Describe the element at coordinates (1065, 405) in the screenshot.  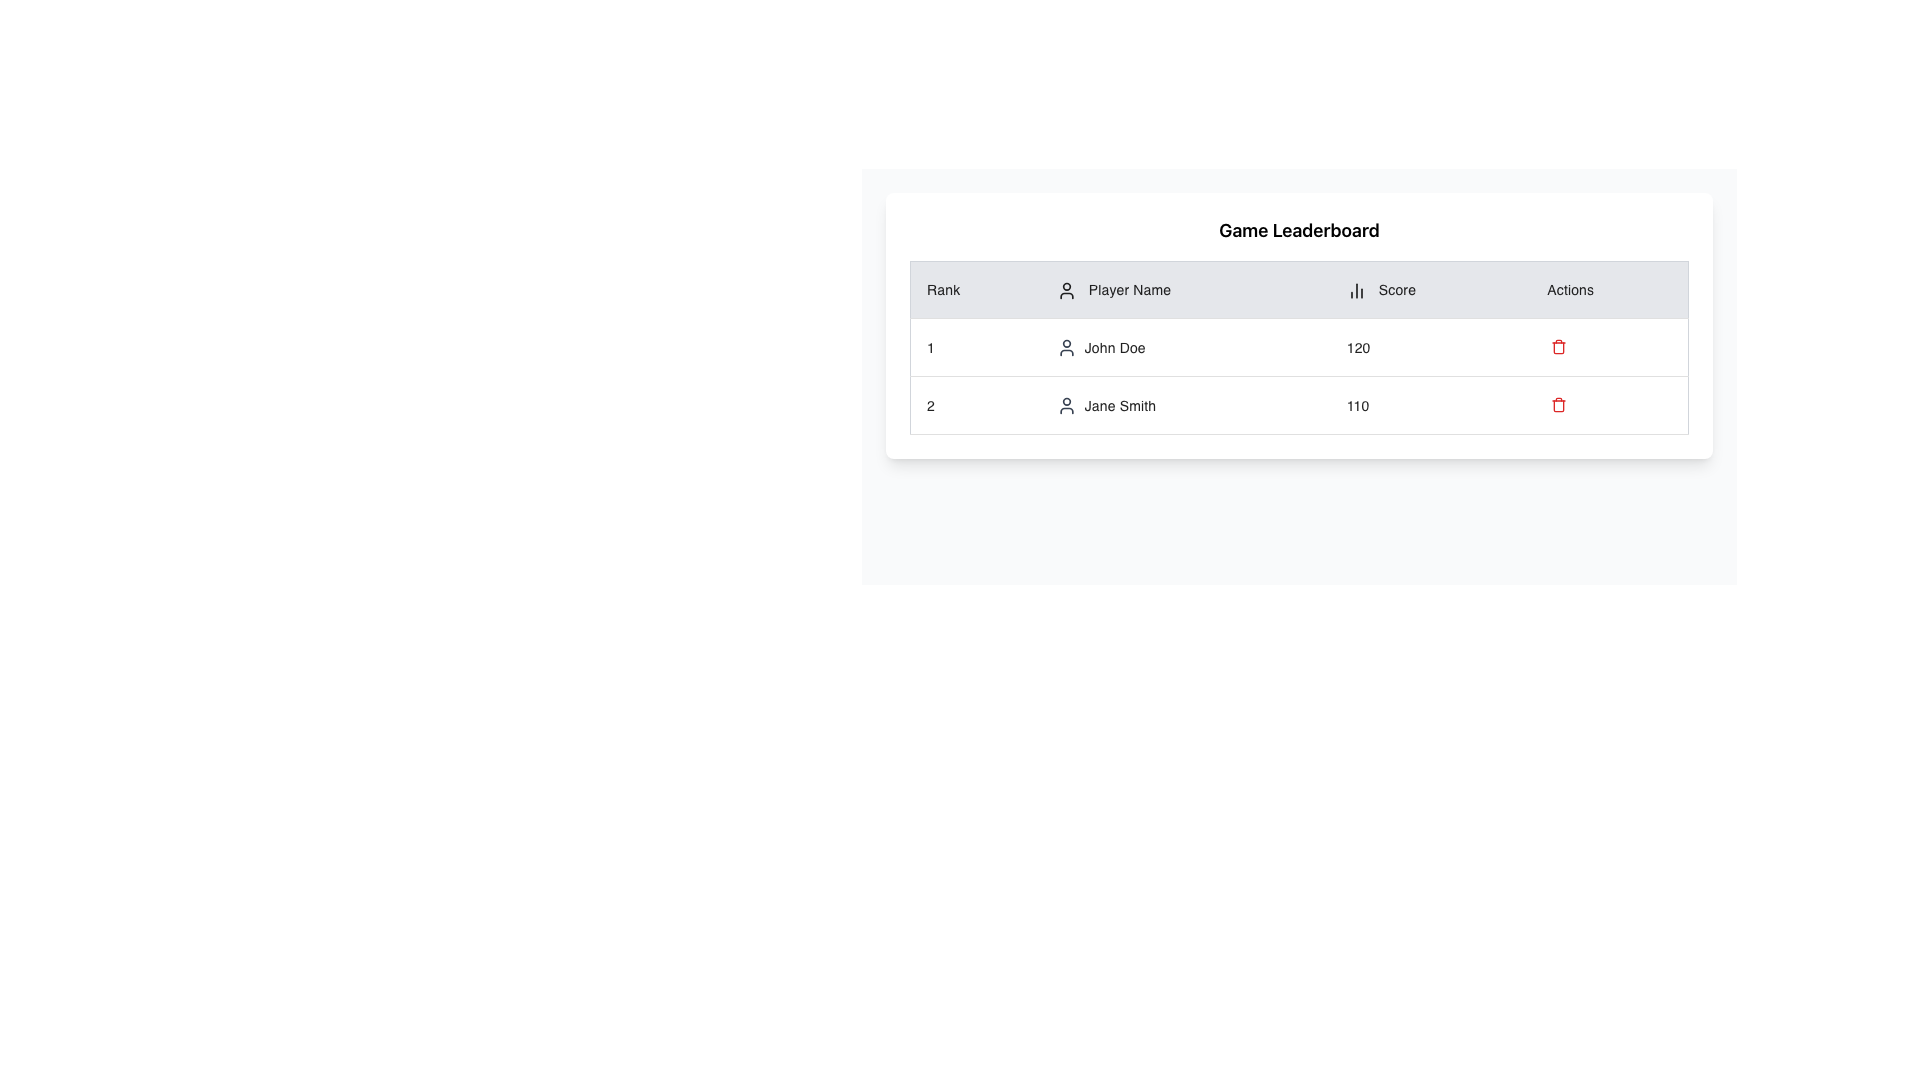
I see `the circular user icon next to 'Jane Smith' in the second row of the leaderboard under the 'Player Name' column` at that location.